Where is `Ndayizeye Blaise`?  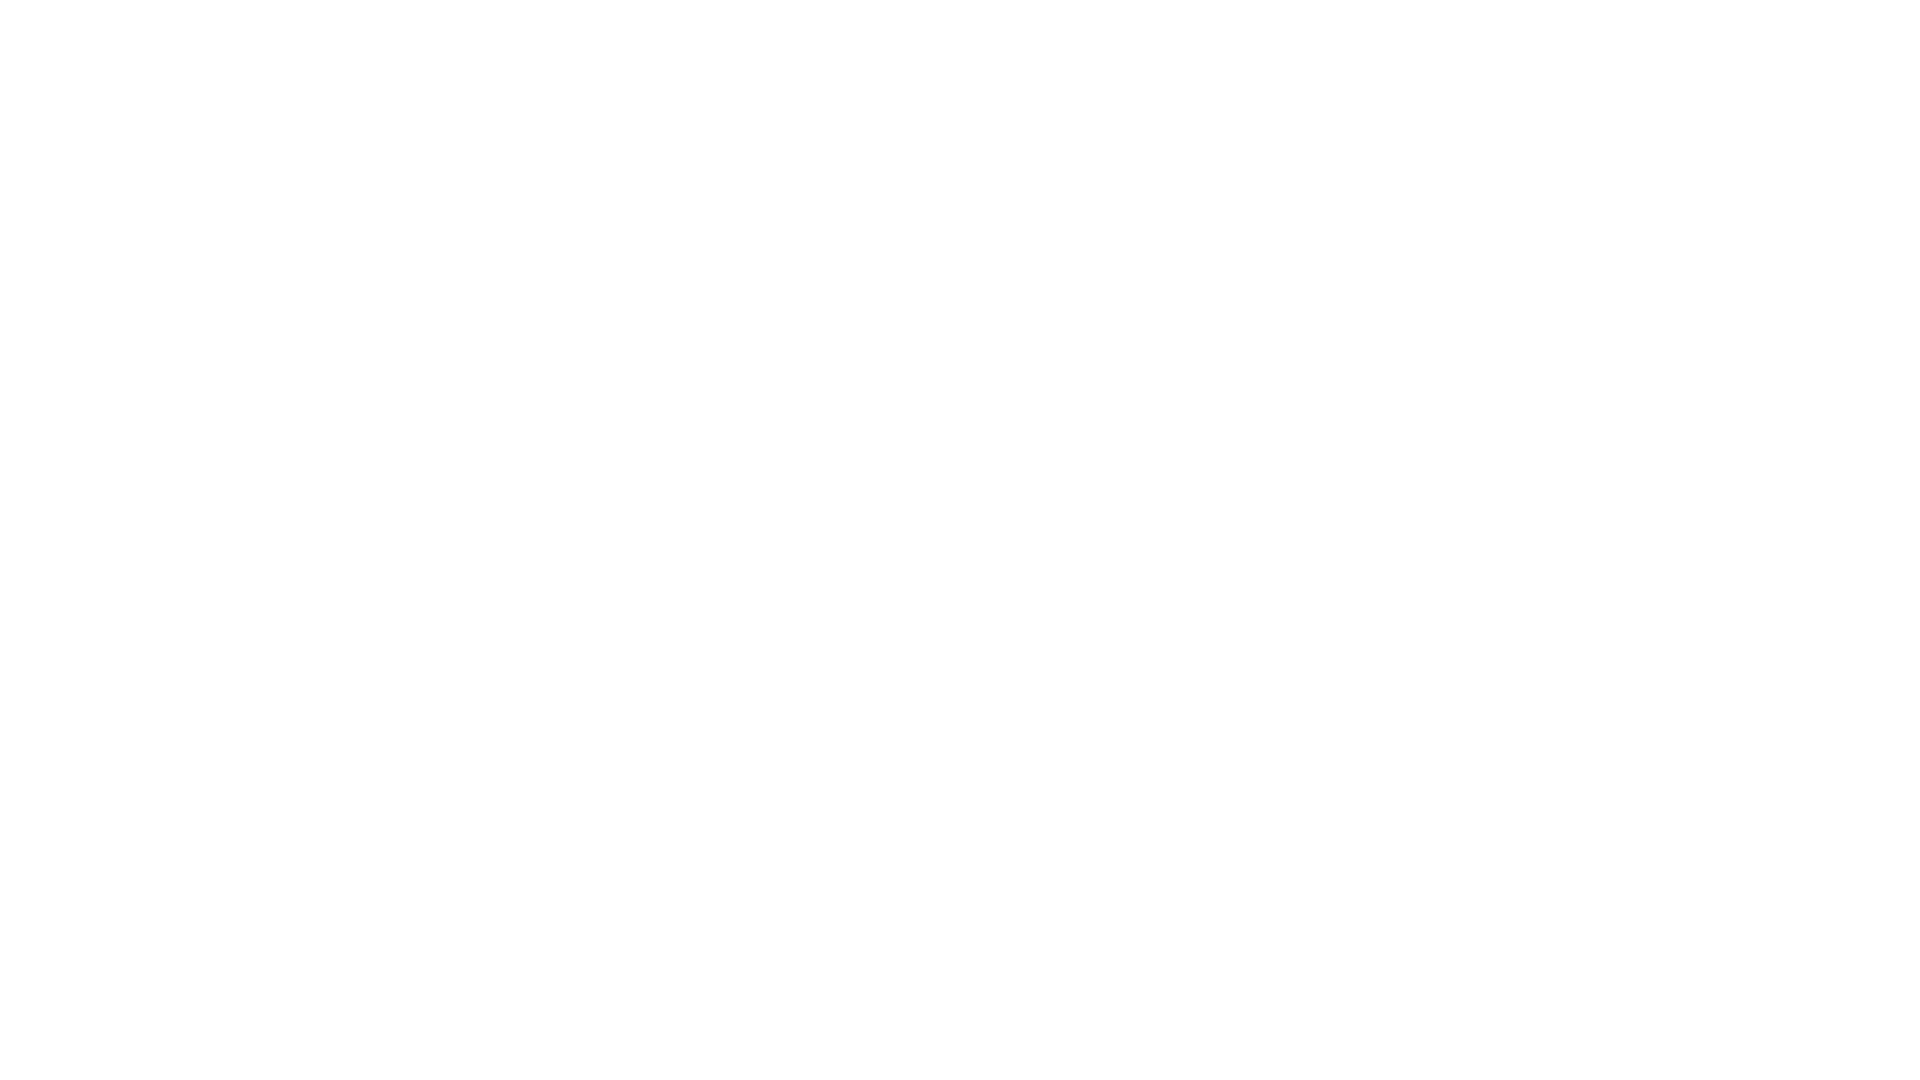 Ndayizeye Blaise is located at coordinates (859, 229).